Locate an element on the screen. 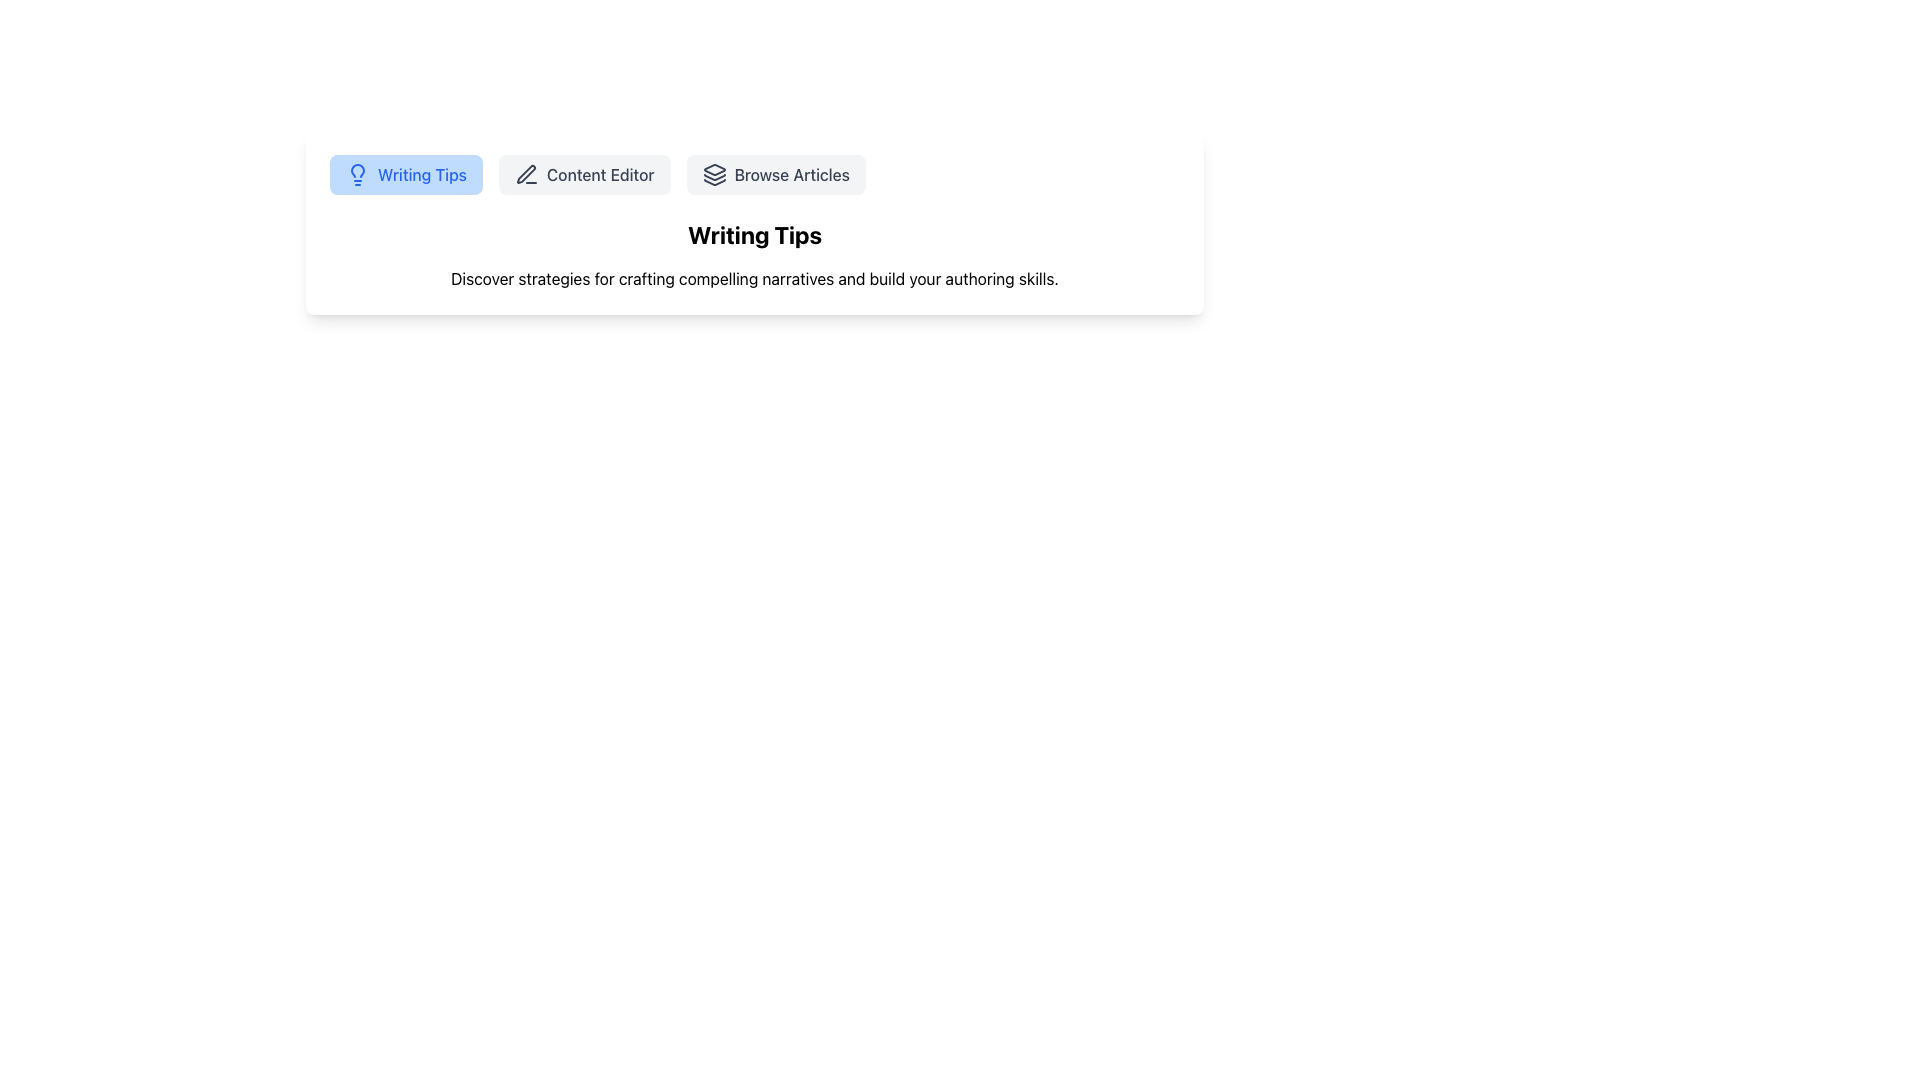  the lightbulb icon that is styled with a circular outline and is located on the left side of the 'Writing Tips' button is located at coordinates (358, 173).